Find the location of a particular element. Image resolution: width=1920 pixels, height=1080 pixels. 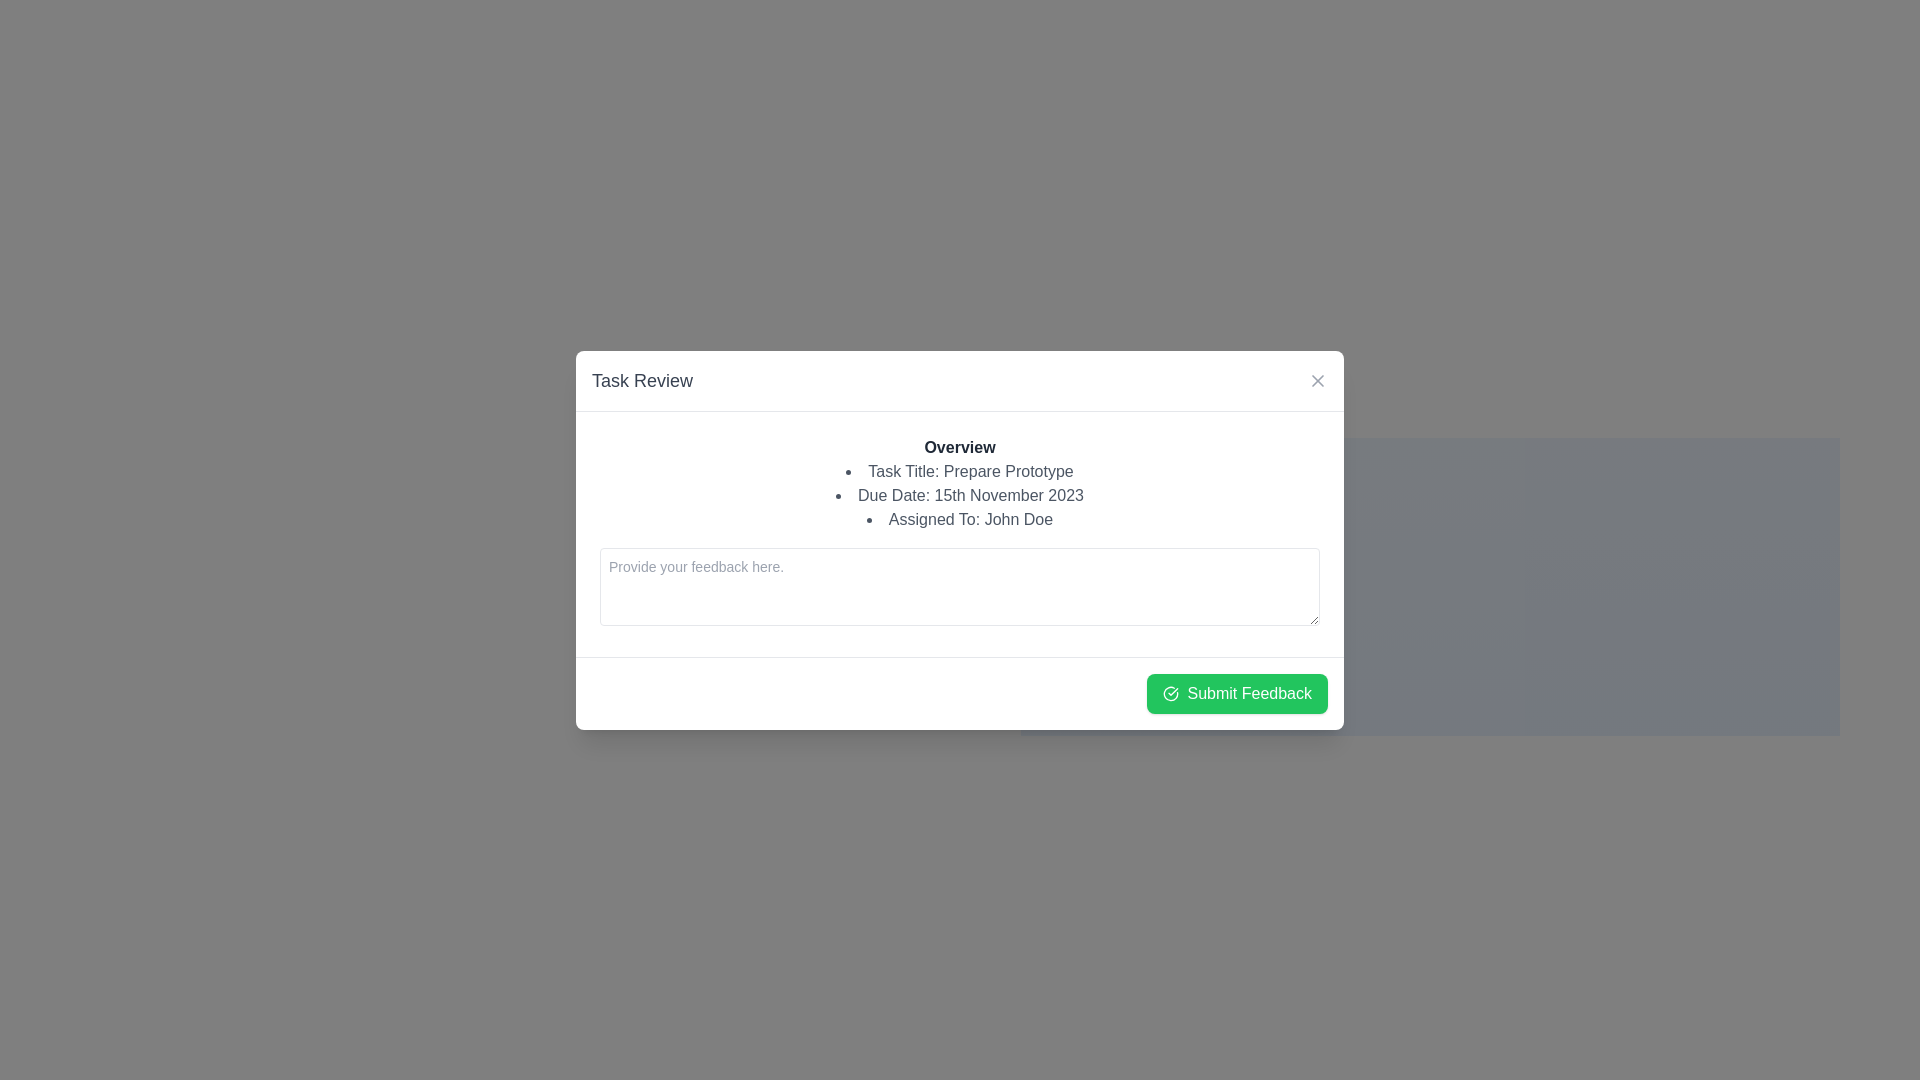

the close button icon (×) located in the top-right corner of the 'Task Review' modal is located at coordinates (1318, 380).